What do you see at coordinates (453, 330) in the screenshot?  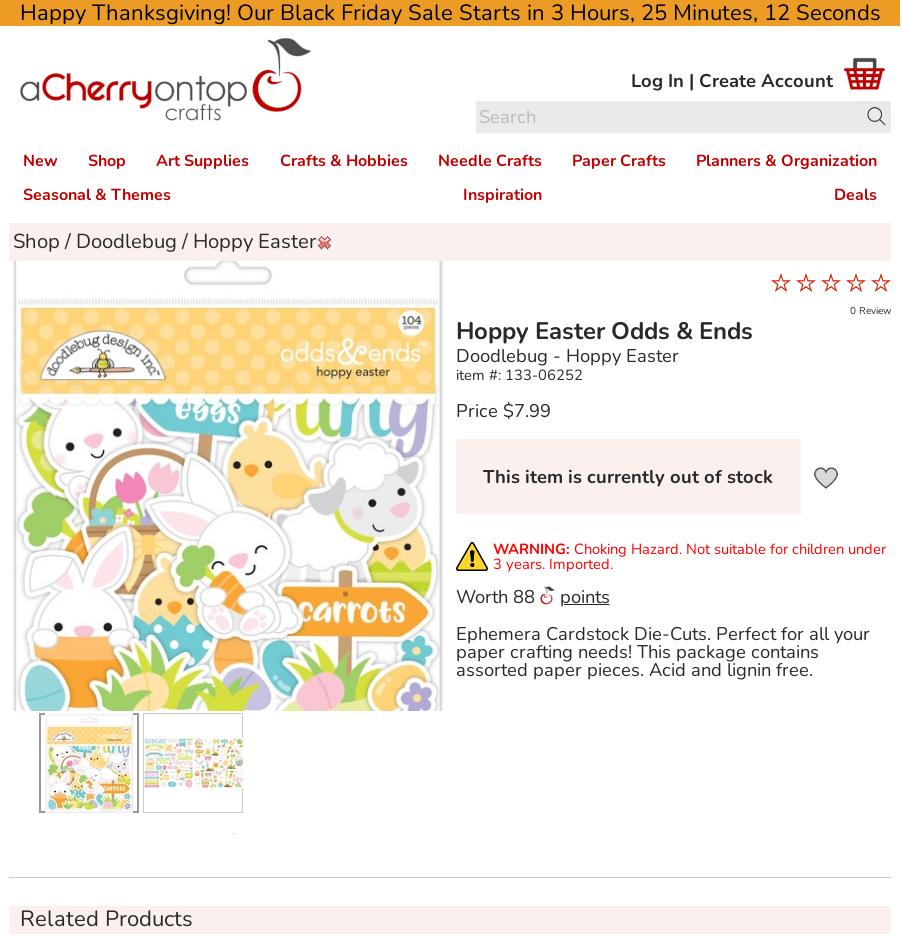 I see `'Hoppy Easter Odds & Ends'` at bounding box center [453, 330].